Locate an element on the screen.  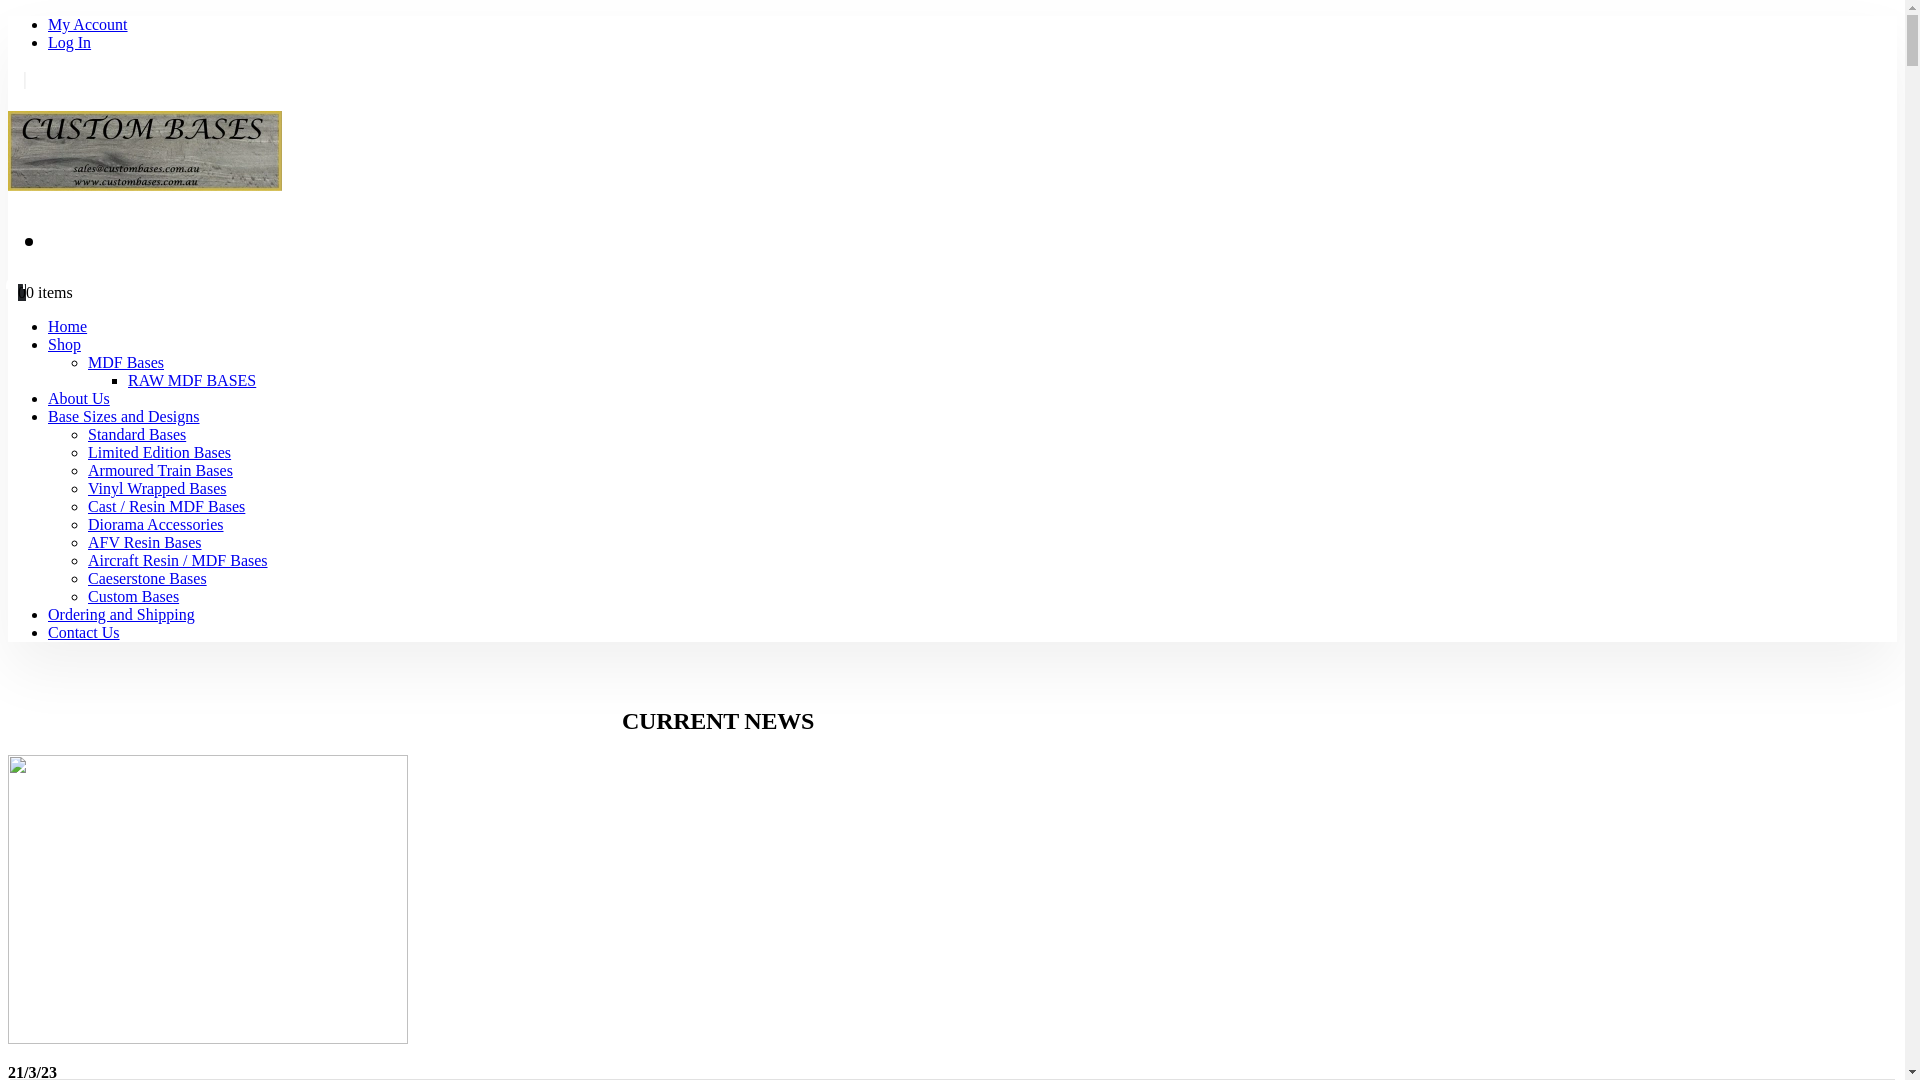
'Vinyl Wrapped Bases' is located at coordinates (86, 488).